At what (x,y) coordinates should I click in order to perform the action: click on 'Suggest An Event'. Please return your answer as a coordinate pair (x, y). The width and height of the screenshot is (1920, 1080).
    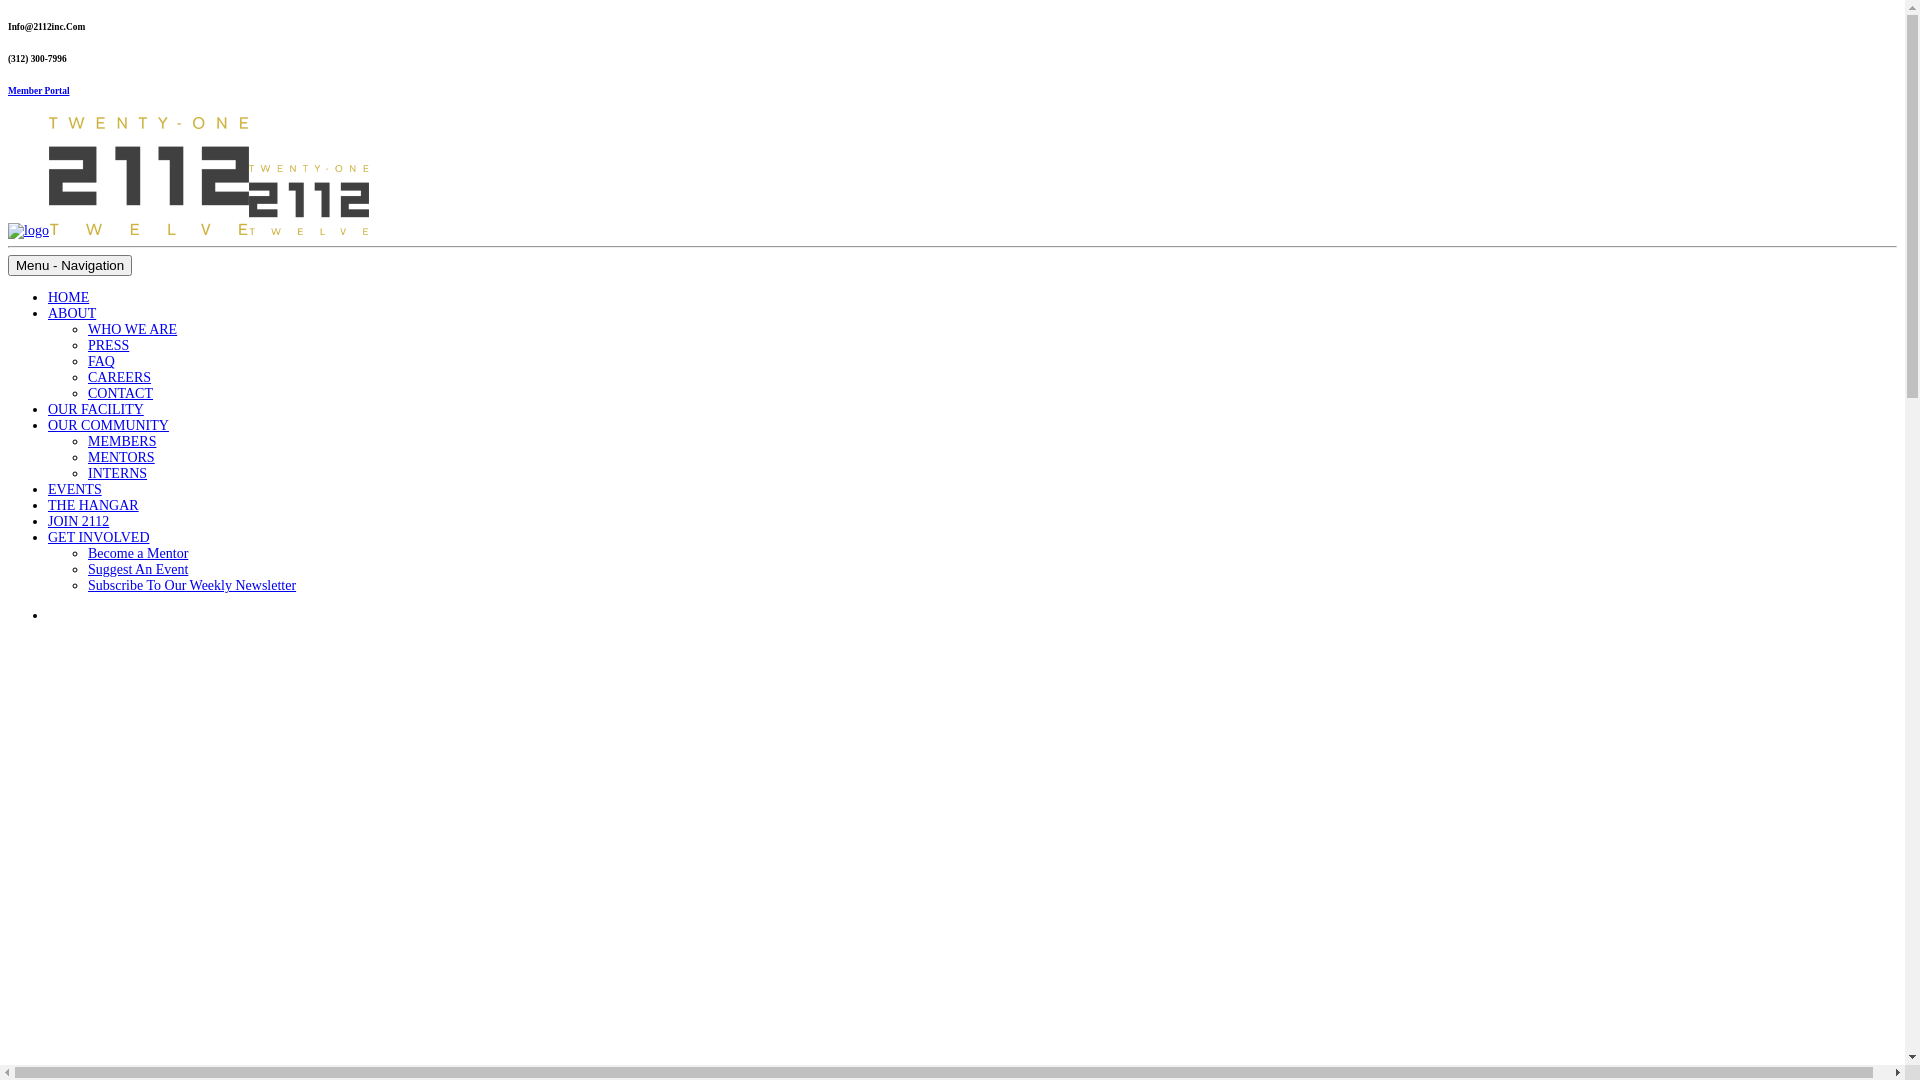
    Looking at the image, I should click on (137, 569).